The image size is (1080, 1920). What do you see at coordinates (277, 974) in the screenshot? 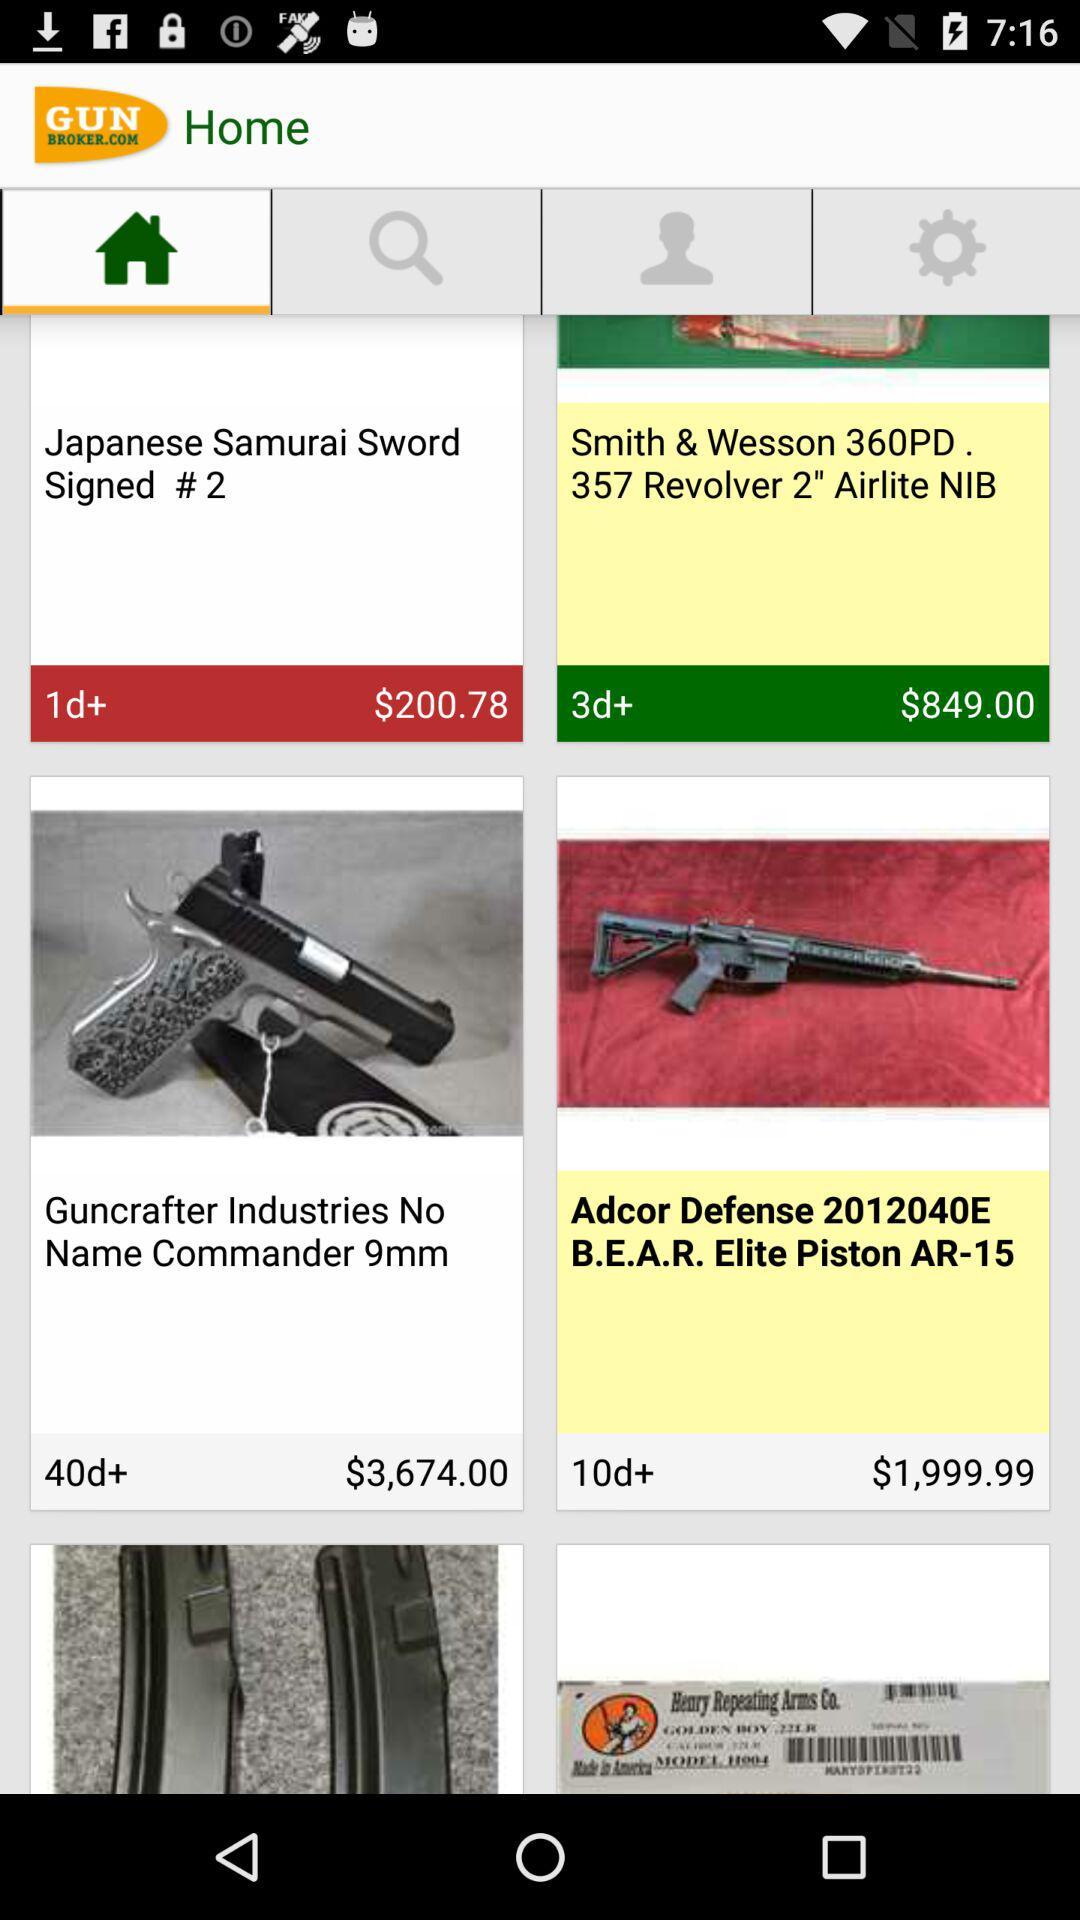
I see `2nd line 1st image` at bounding box center [277, 974].